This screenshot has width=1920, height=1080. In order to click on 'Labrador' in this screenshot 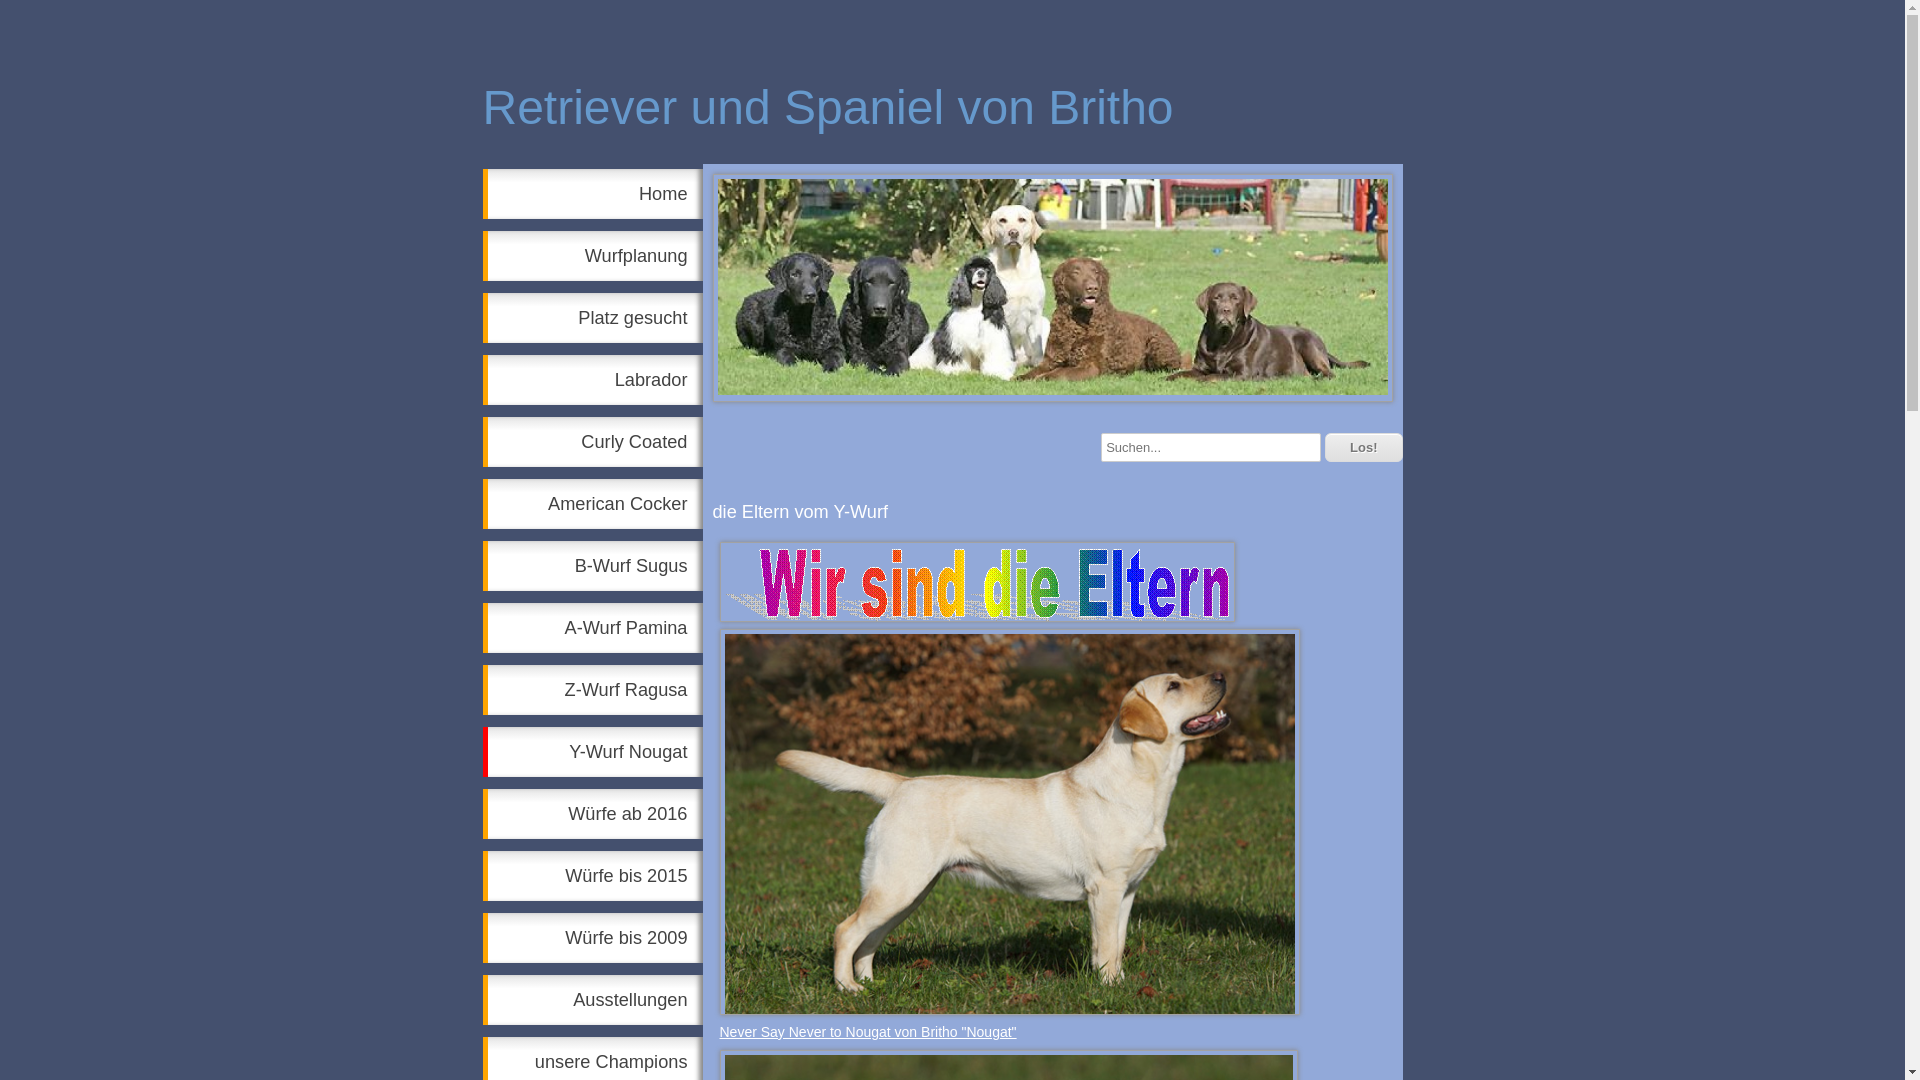, I will do `click(590, 380)`.